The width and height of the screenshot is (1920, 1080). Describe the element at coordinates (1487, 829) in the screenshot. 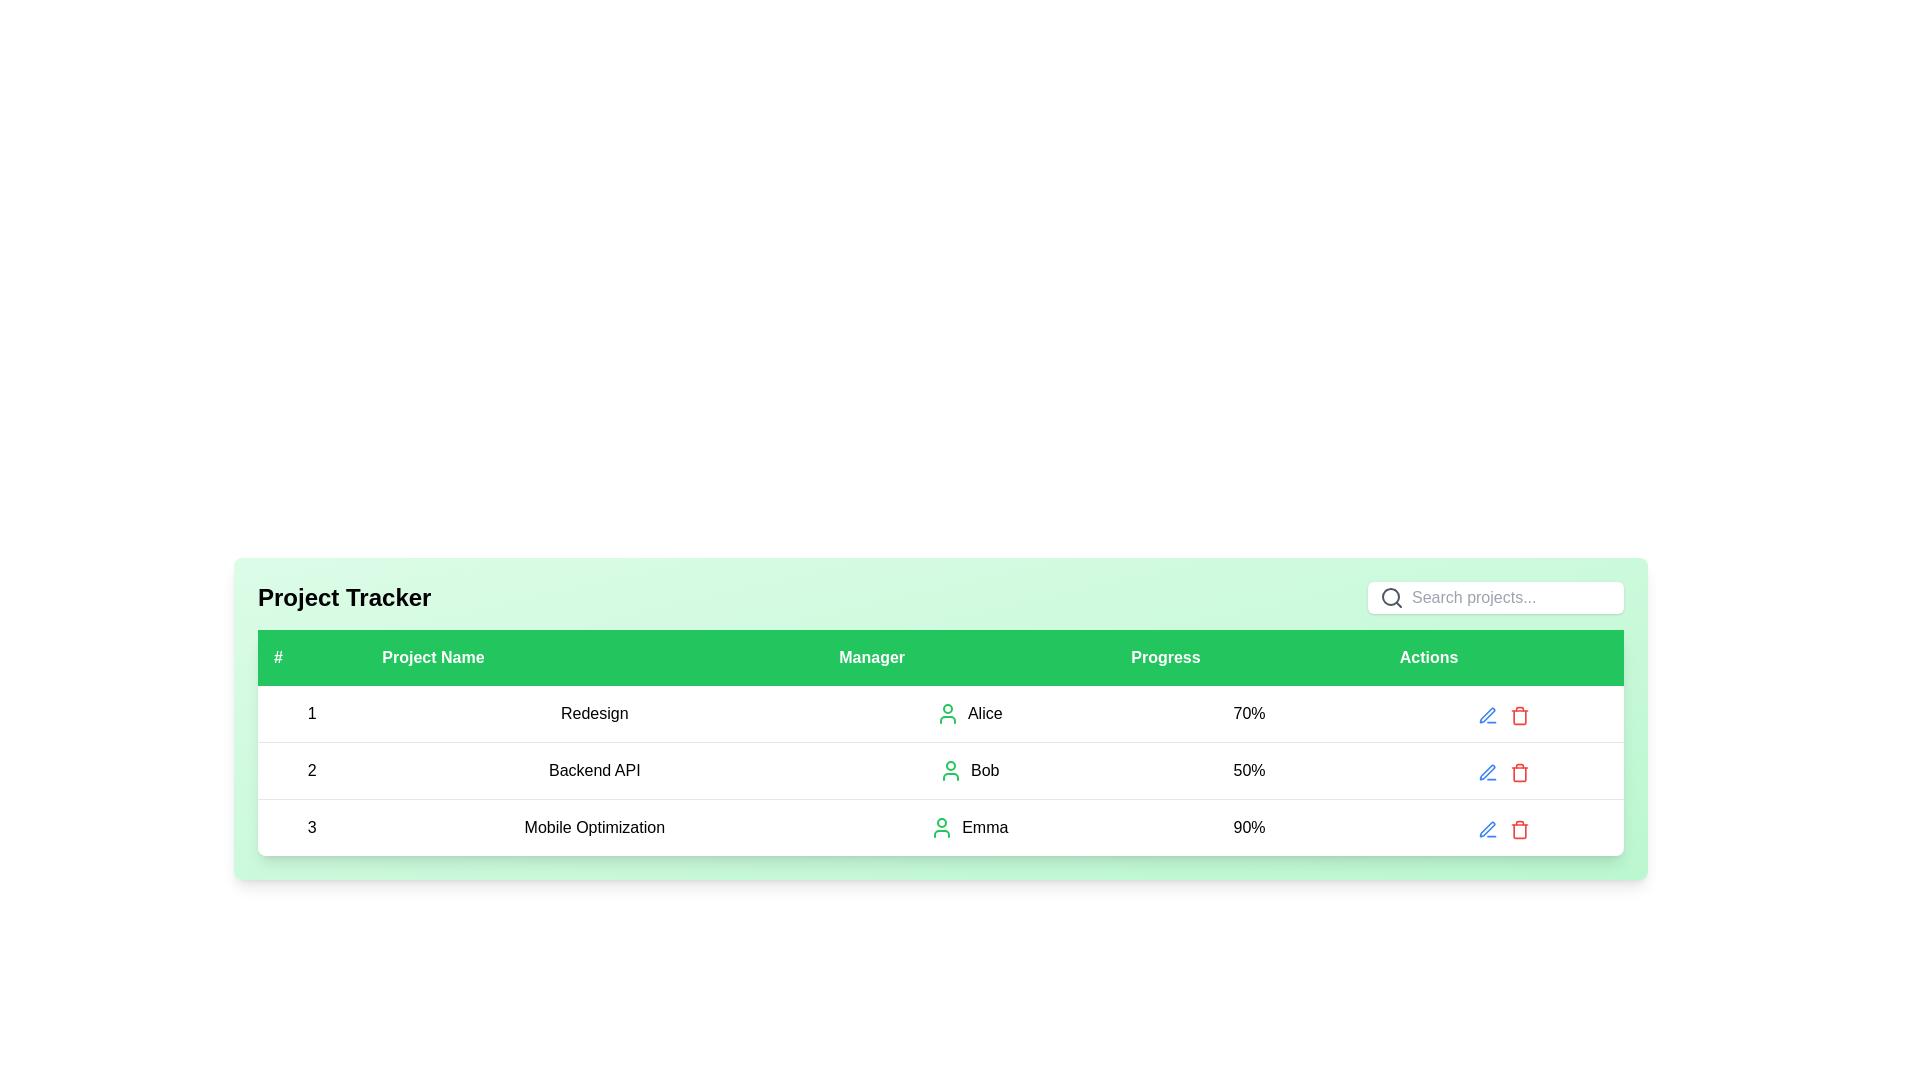

I see `the pencil icon button located in the actions column of the last row in the table` at that location.